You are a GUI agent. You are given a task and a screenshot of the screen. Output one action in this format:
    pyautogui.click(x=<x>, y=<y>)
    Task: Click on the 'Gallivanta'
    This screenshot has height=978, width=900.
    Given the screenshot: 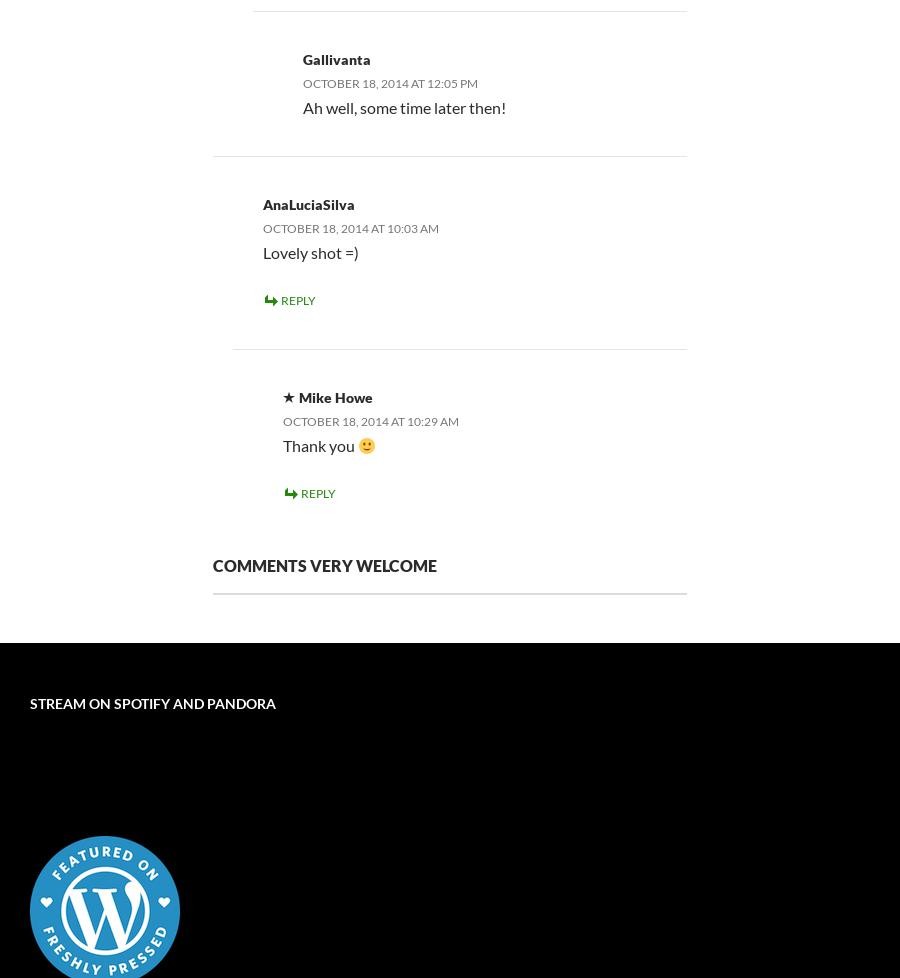 What is the action you would take?
    pyautogui.click(x=335, y=58)
    